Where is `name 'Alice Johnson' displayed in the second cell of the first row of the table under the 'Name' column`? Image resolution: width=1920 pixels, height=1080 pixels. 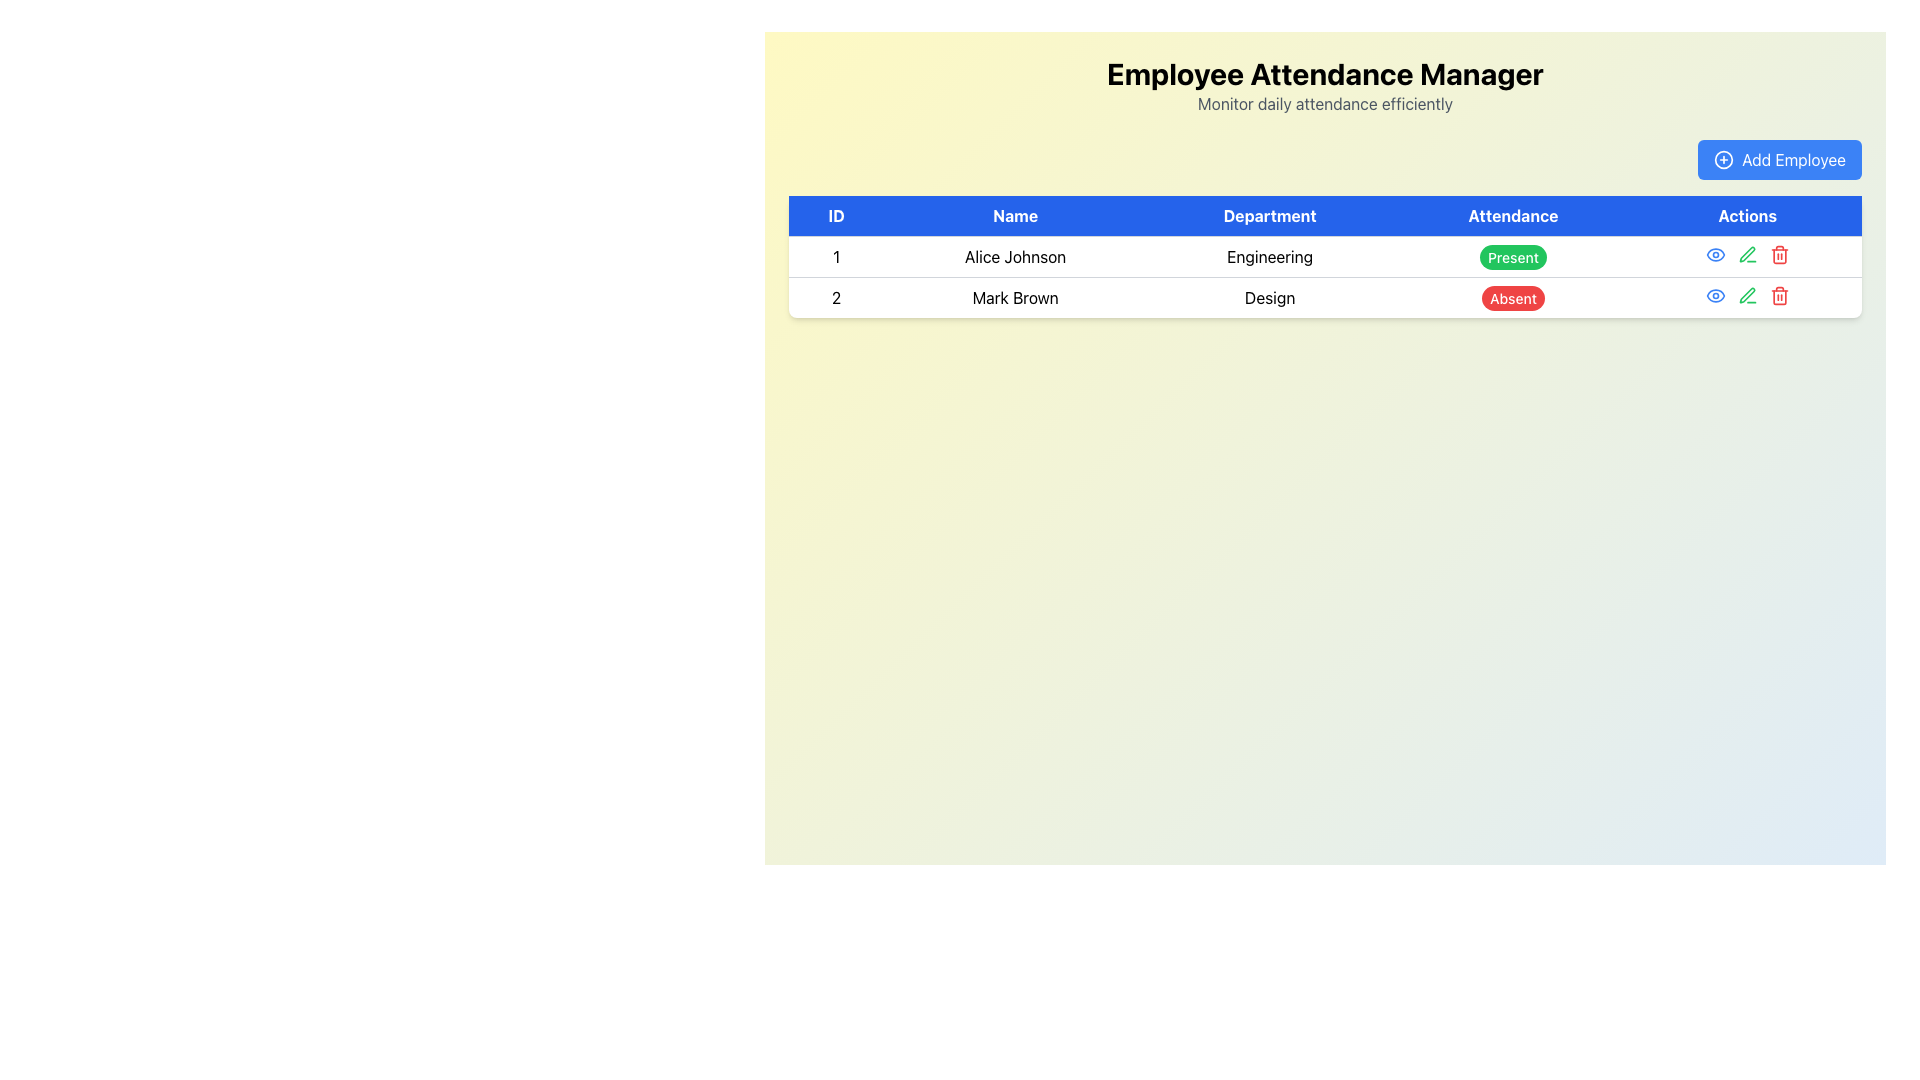
name 'Alice Johnson' displayed in the second cell of the first row of the table under the 'Name' column is located at coordinates (1015, 256).